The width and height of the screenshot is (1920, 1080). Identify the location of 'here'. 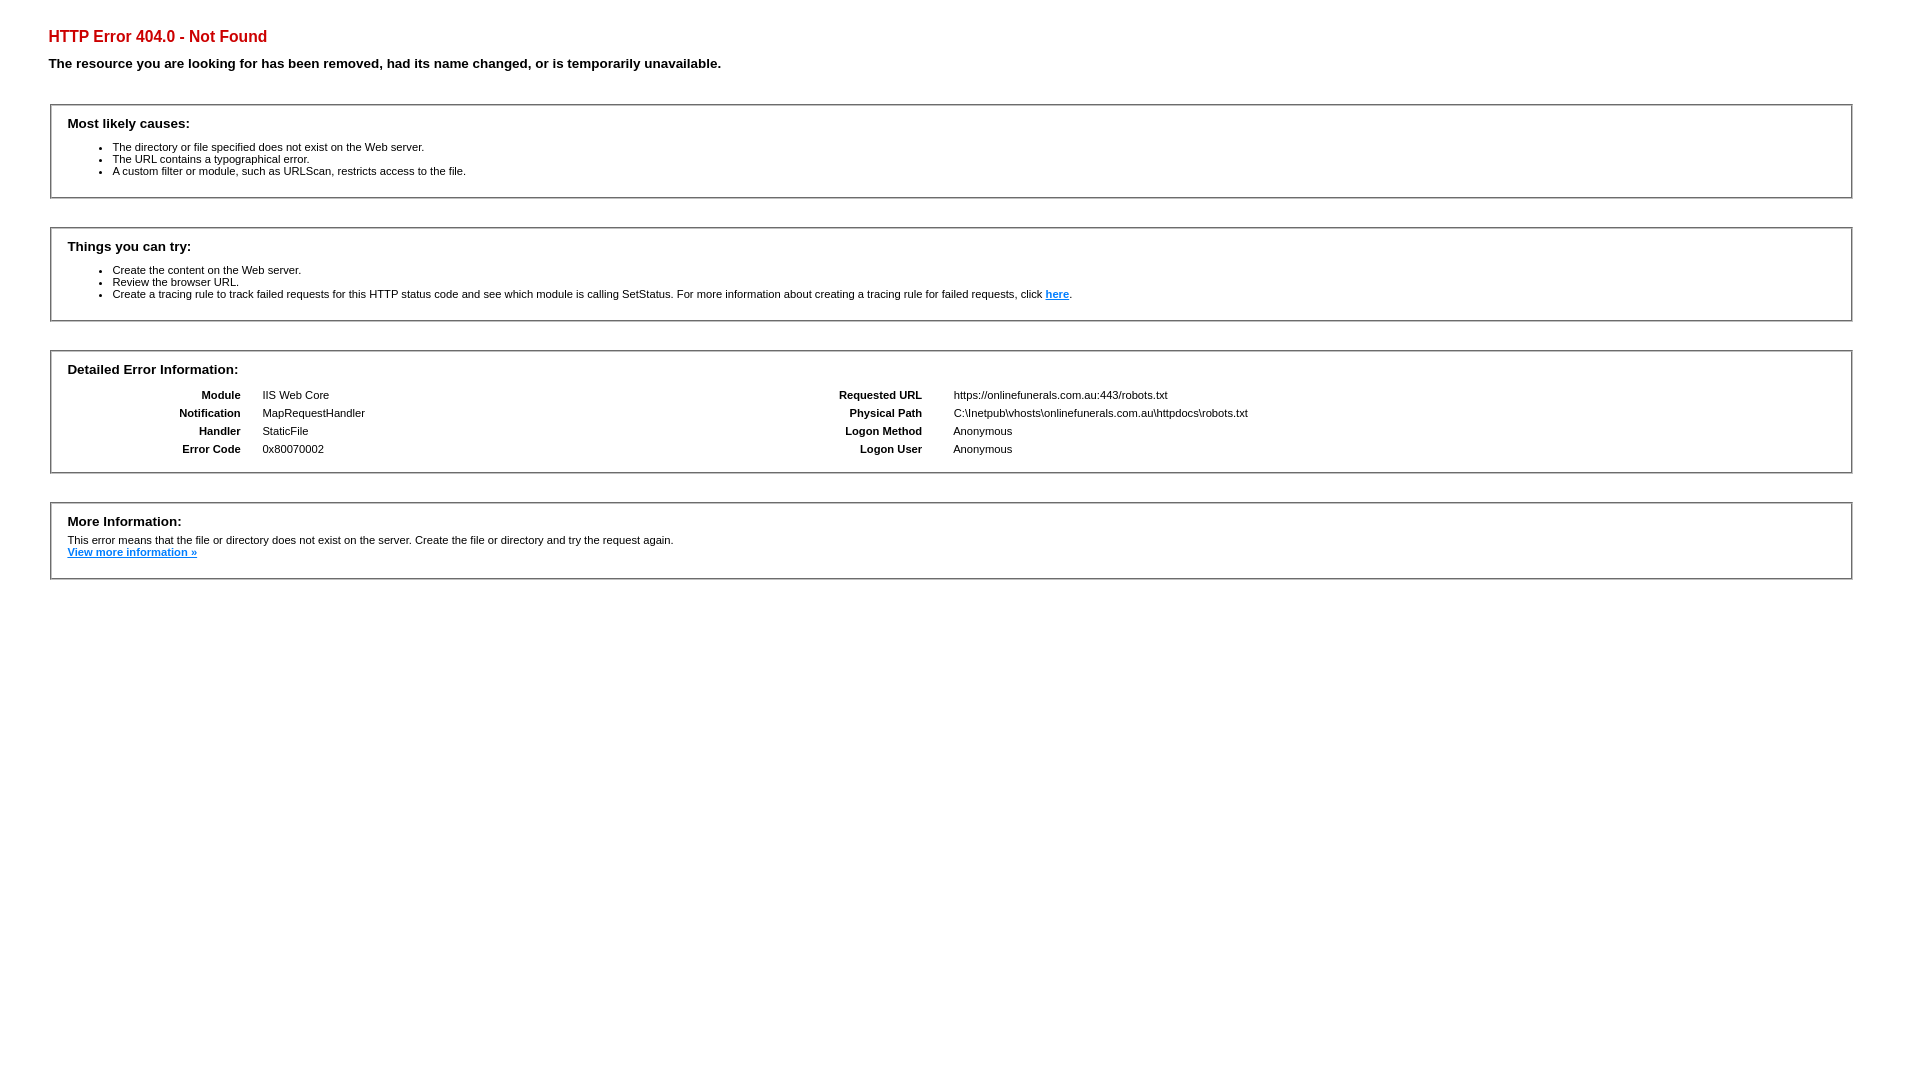
(1045, 293).